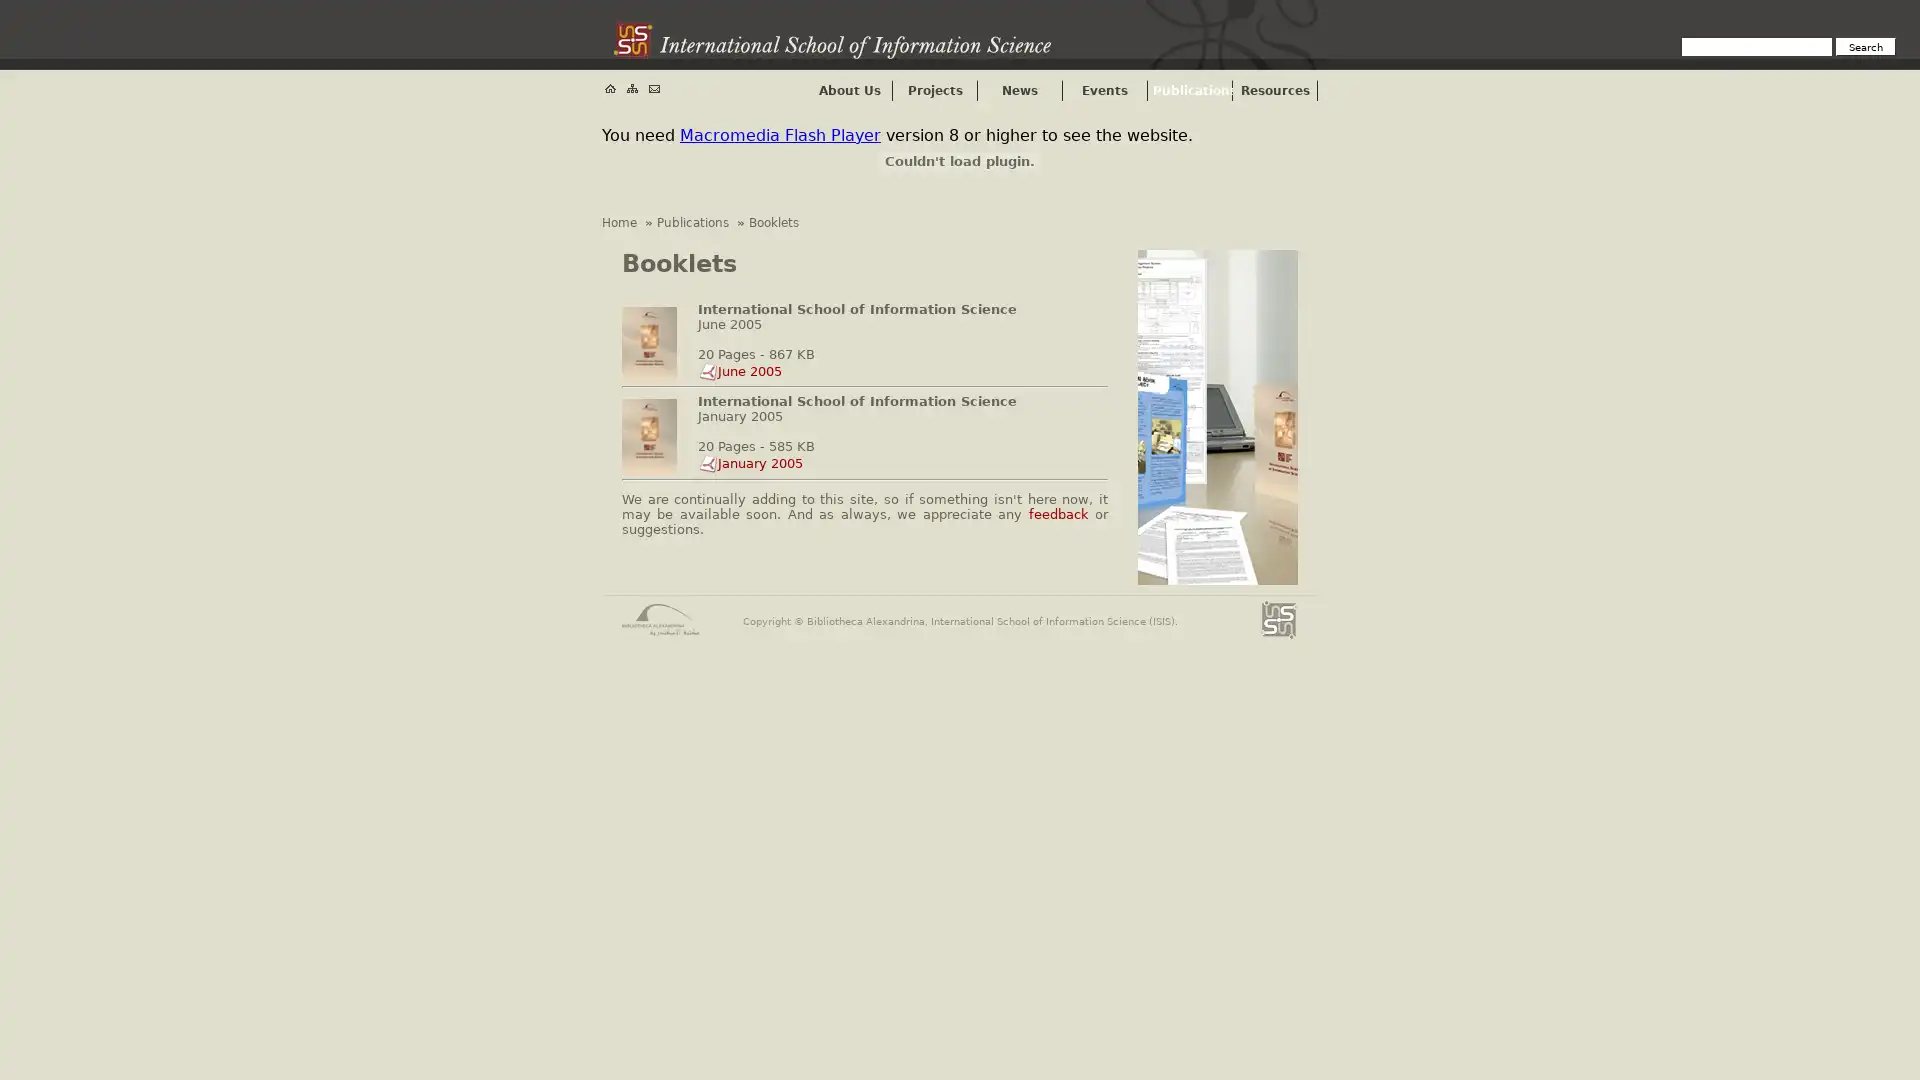  Describe the element at coordinates (1865, 45) in the screenshot. I see `Search` at that location.